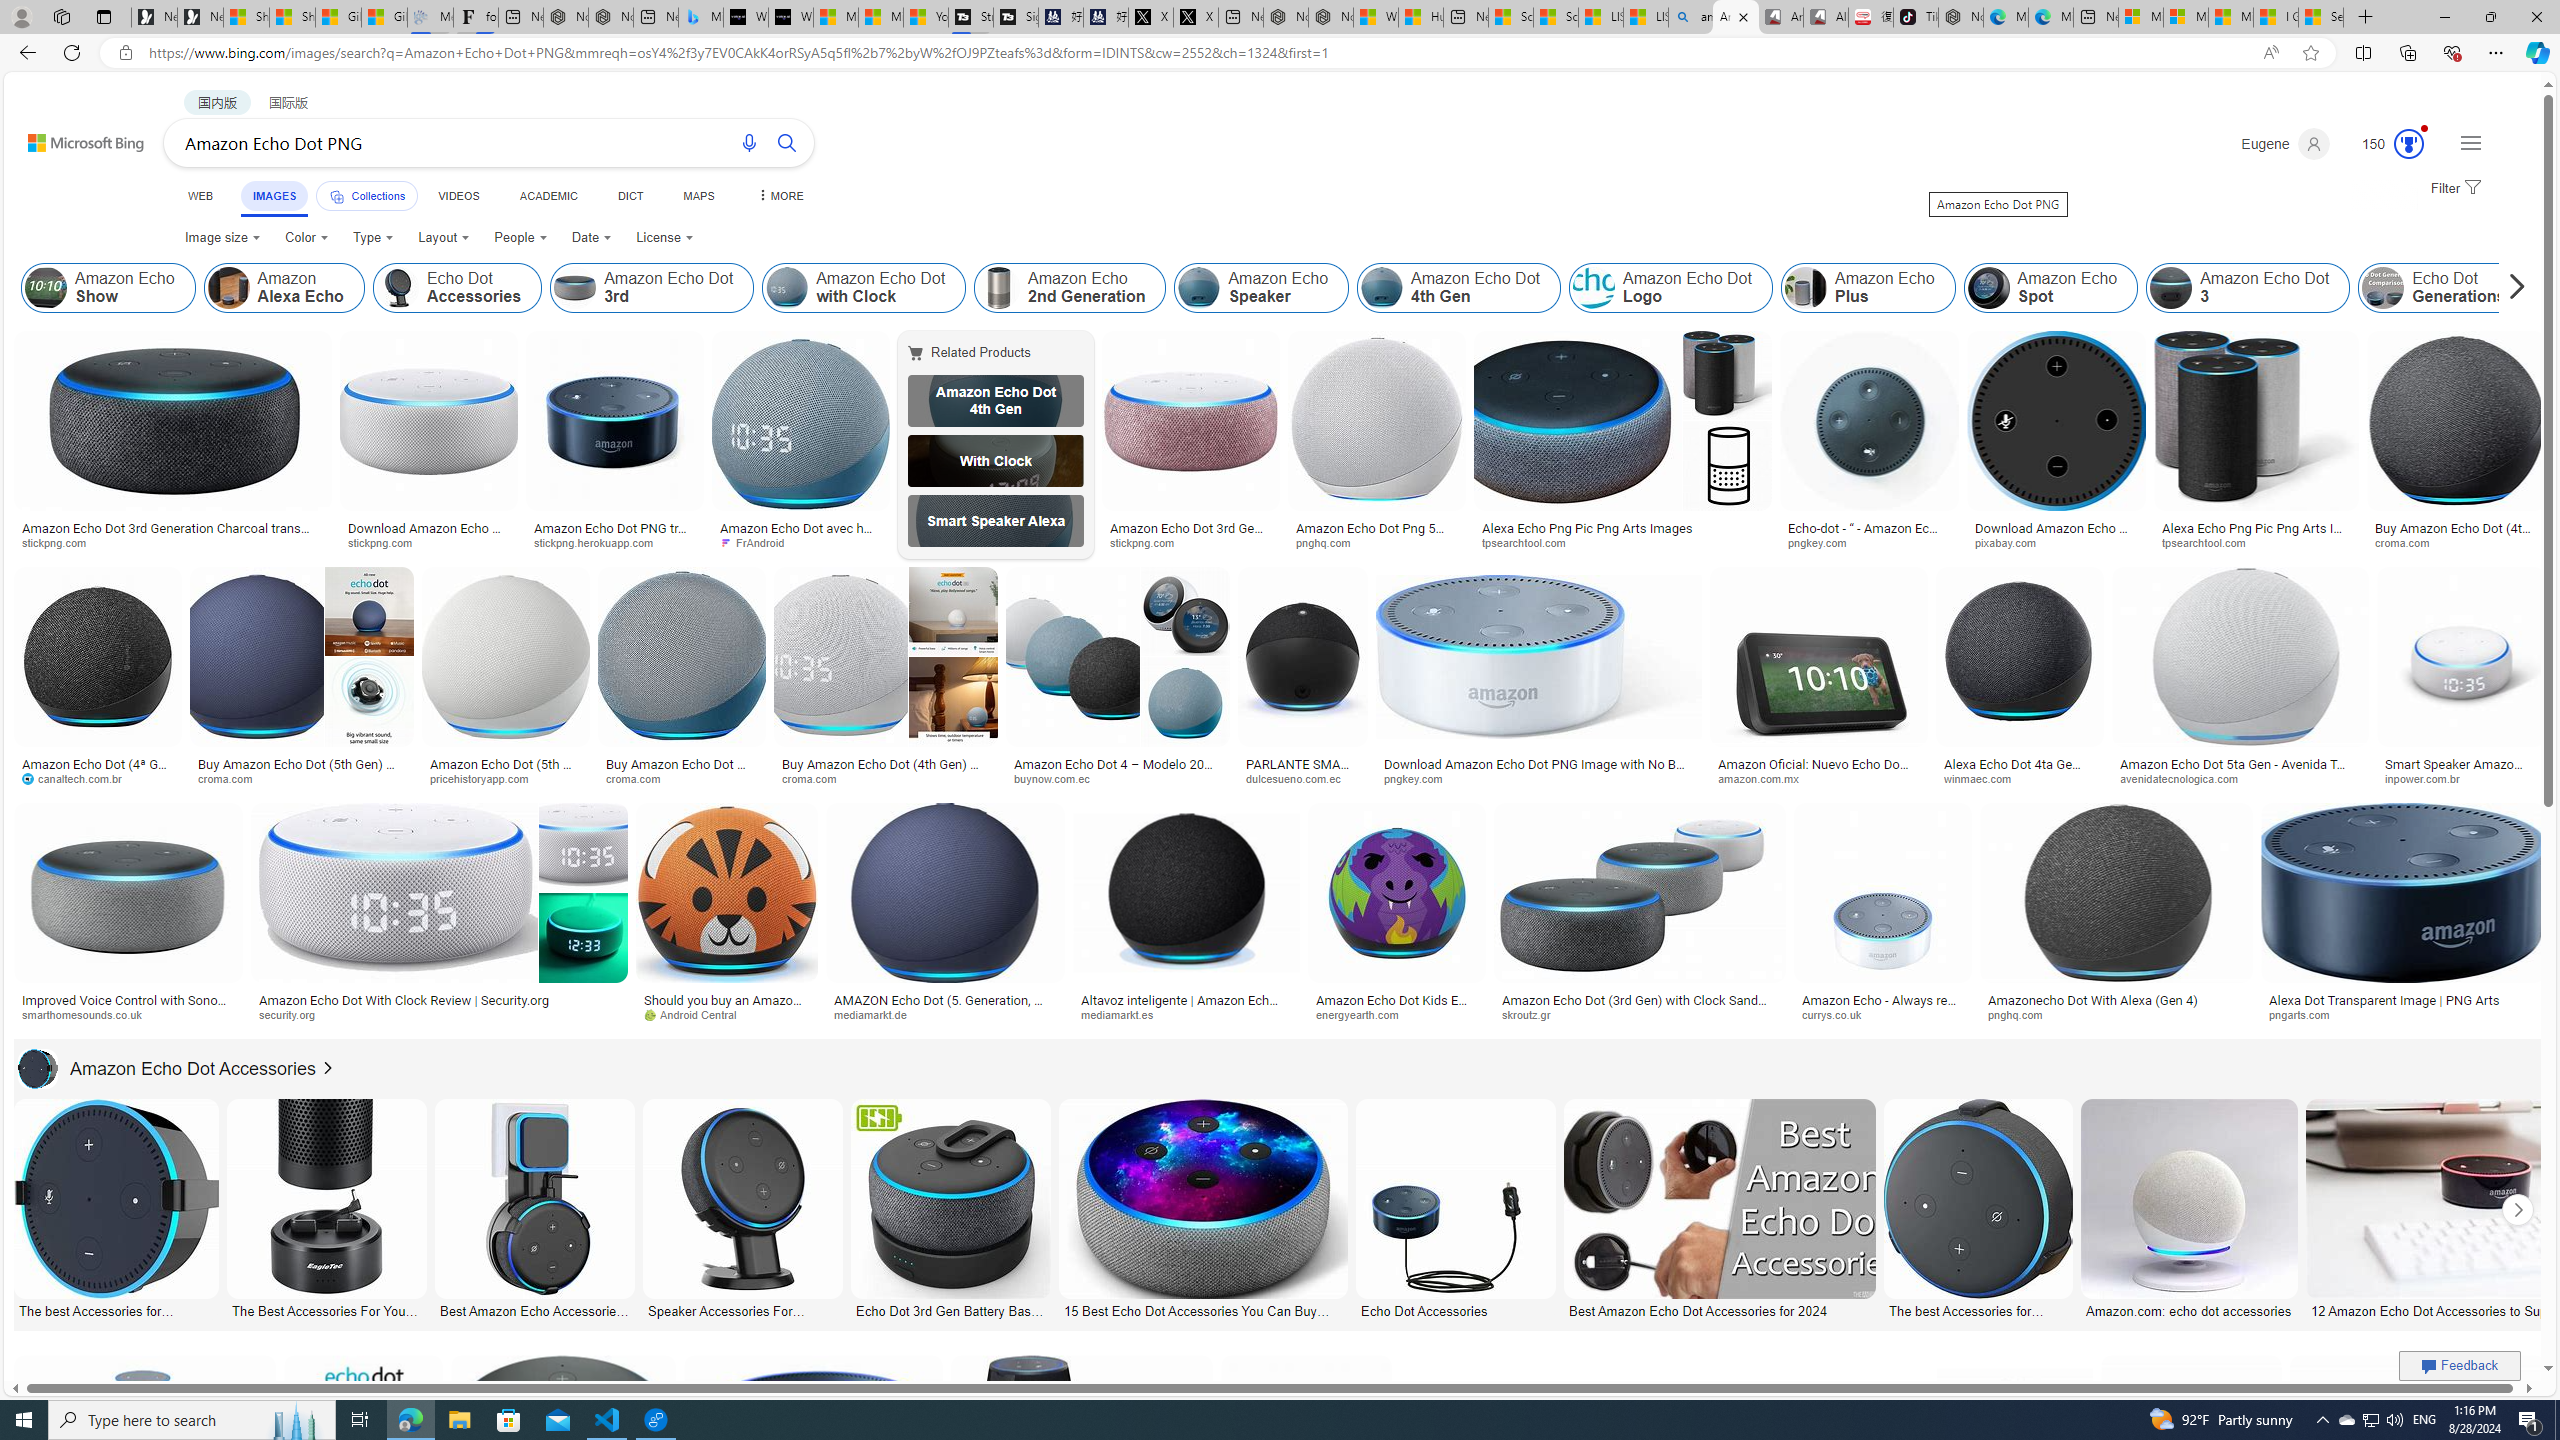 The image size is (2560, 1440). Describe the element at coordinates (167, 1068) in the screenshot. I see `'Amazon Echo Dot Accessories'` at that location.